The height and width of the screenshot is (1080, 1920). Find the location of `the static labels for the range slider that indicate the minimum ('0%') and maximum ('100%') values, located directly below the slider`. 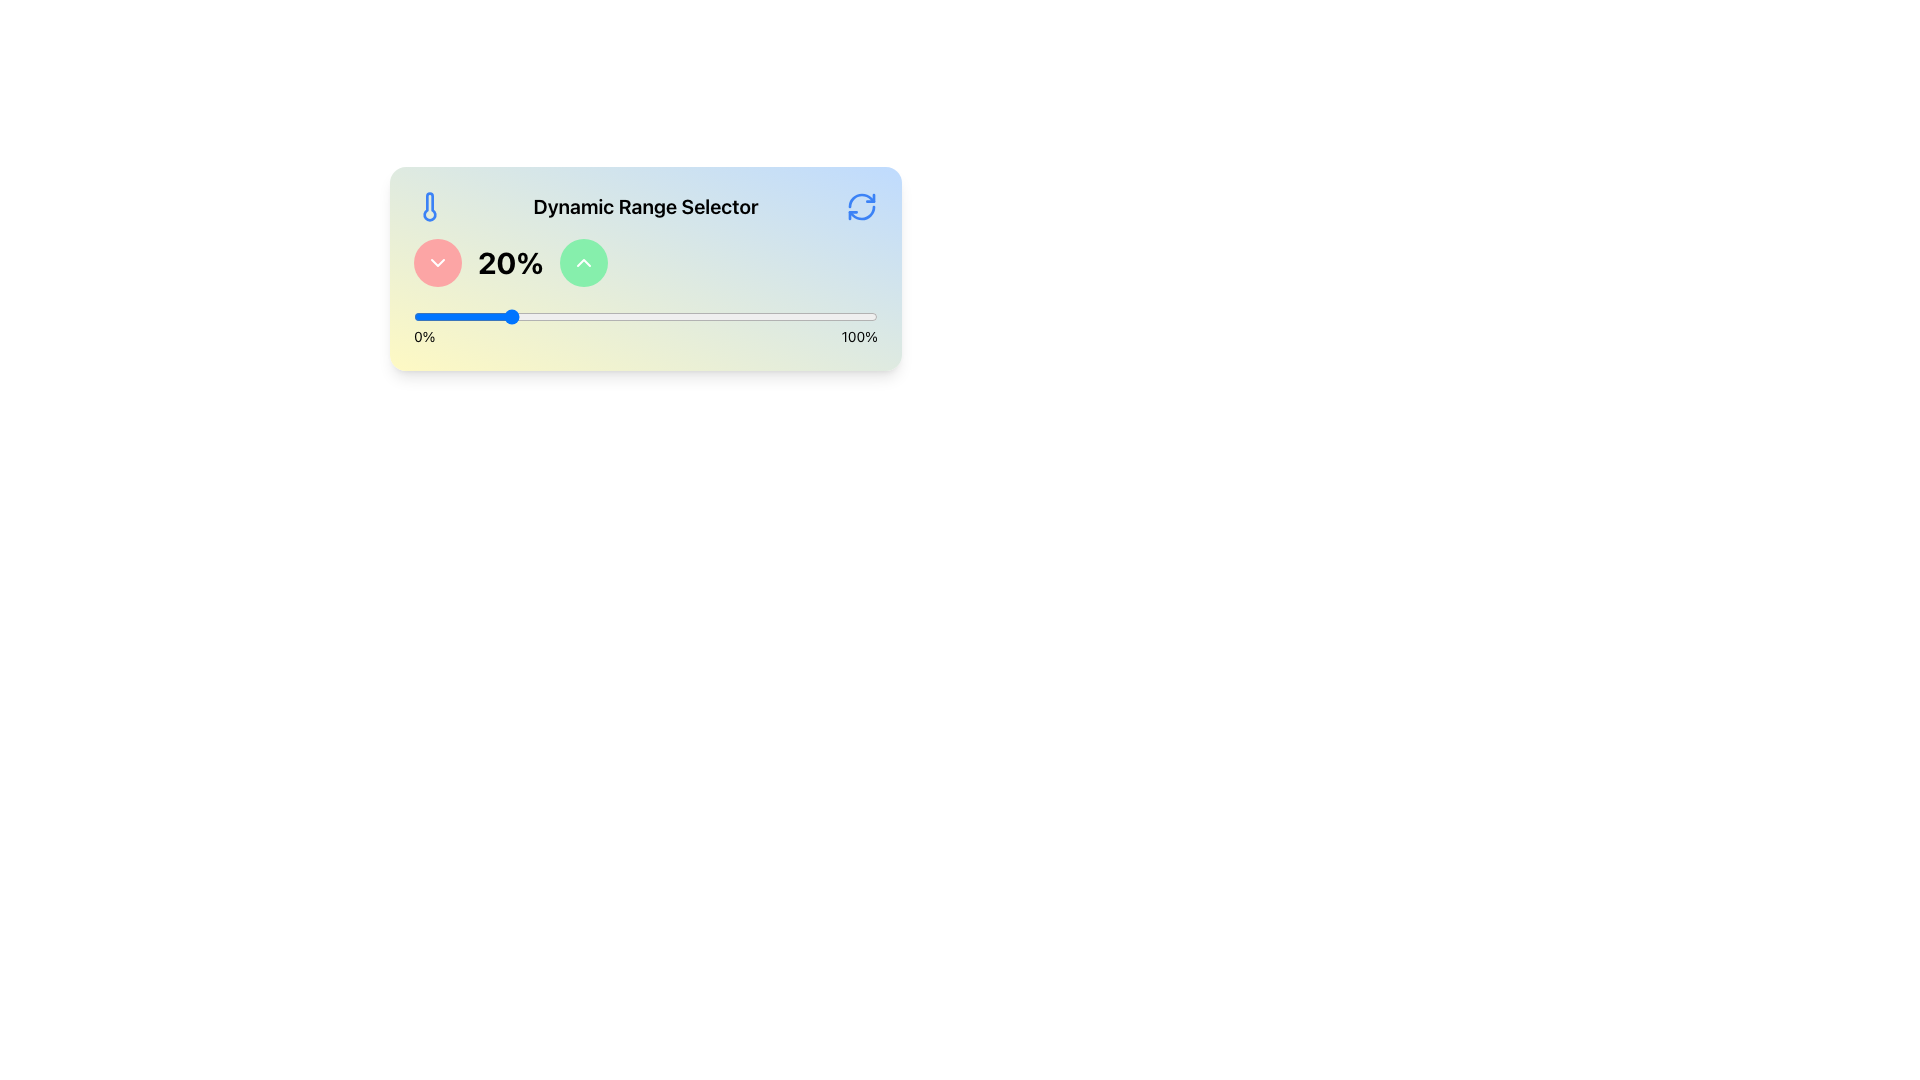

the static labels for the range slider that indicate the minimum ('0%') and maximum ('100%') values, located directly below the slider is located at coordinates (646, 335).